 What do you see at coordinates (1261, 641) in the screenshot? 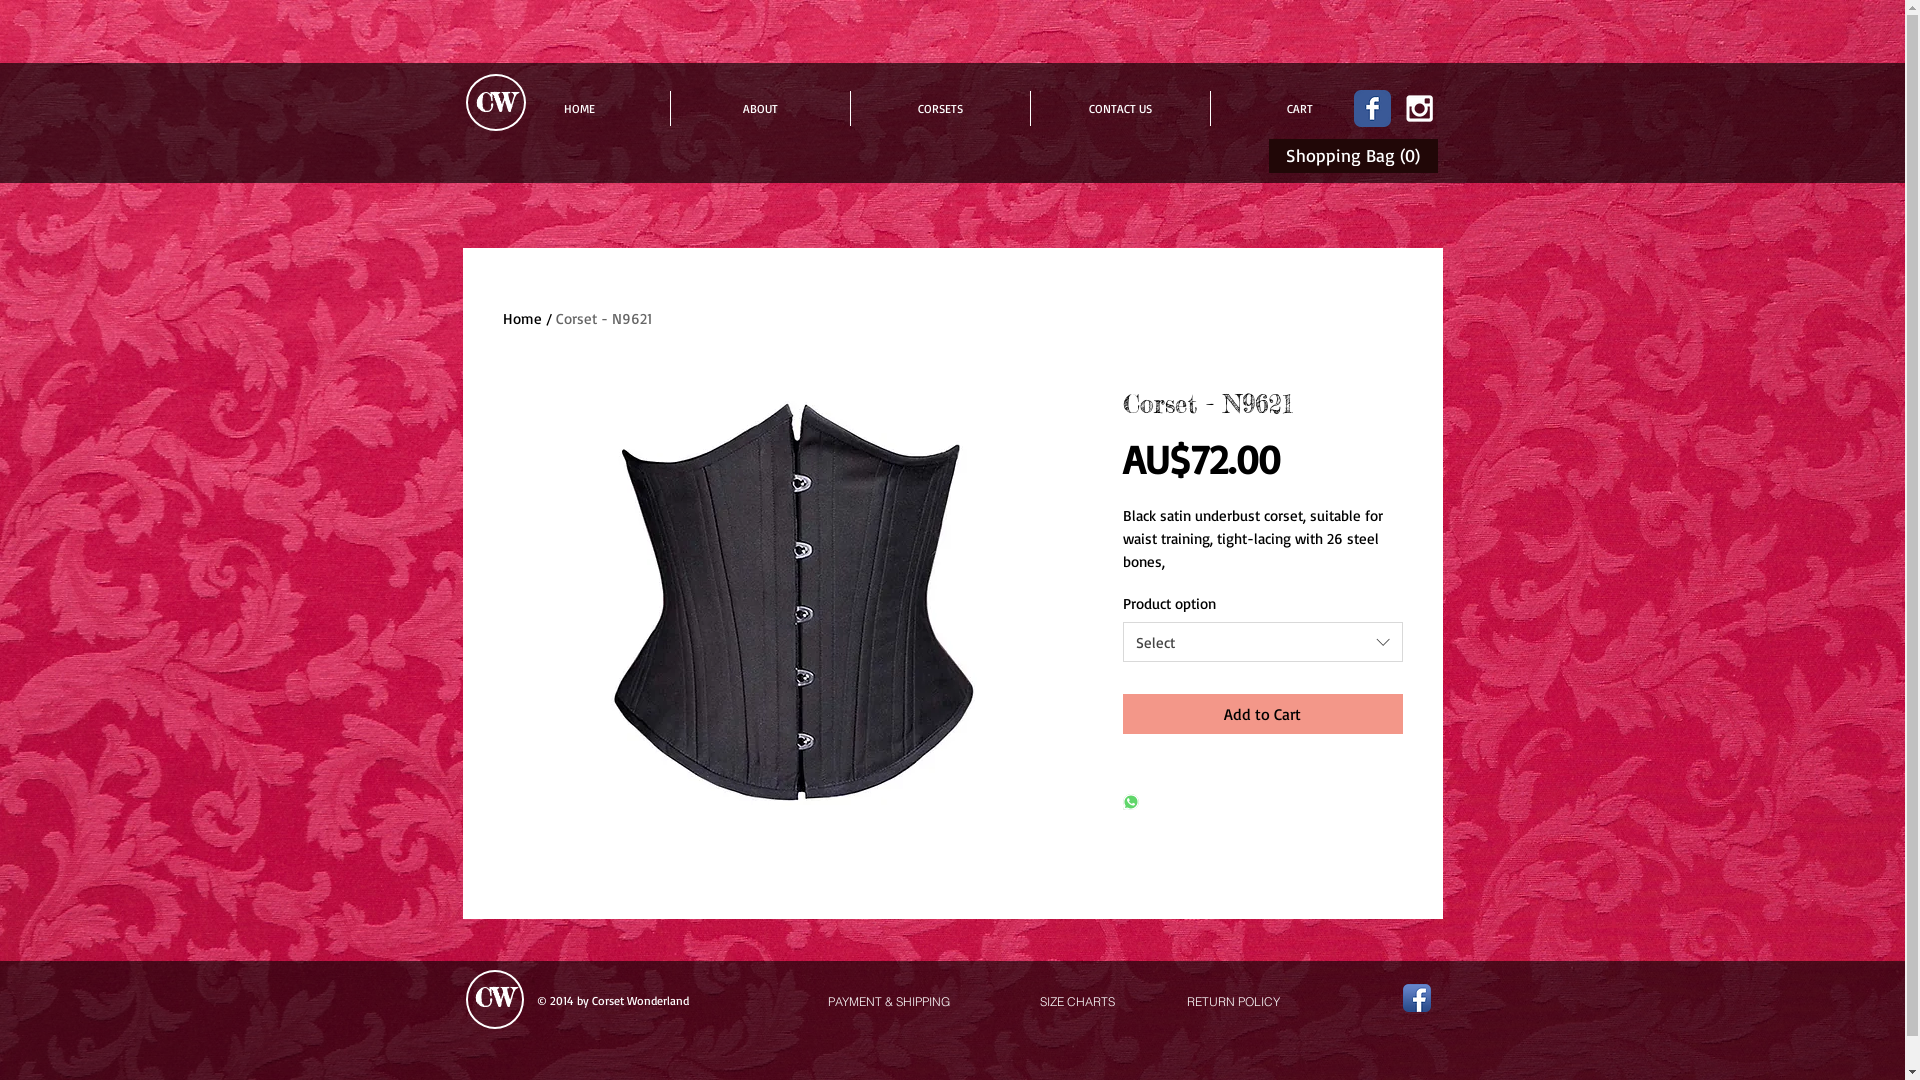
I see `'Select'` at bounding box center [1261, 641].